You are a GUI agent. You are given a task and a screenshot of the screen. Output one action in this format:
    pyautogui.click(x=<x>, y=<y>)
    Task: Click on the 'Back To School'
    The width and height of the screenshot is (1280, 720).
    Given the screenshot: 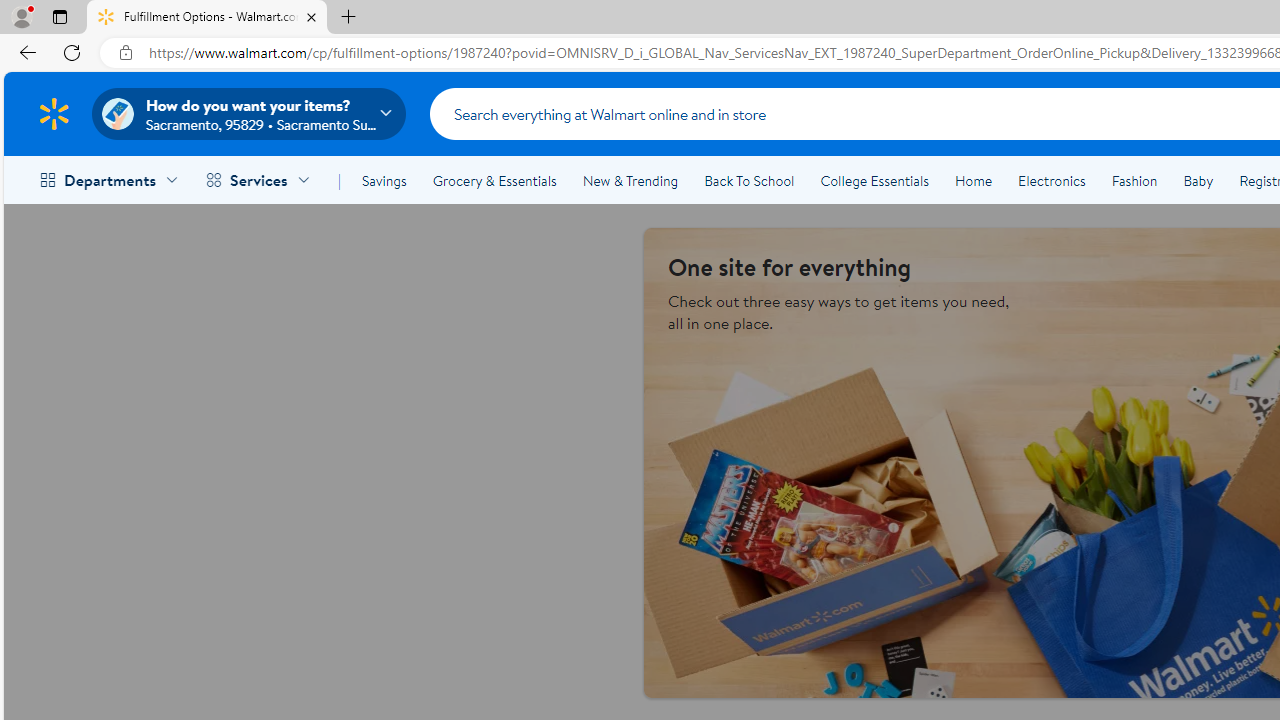 What is the action you would take?
    pyautogui.click(x=748, y=181)
    